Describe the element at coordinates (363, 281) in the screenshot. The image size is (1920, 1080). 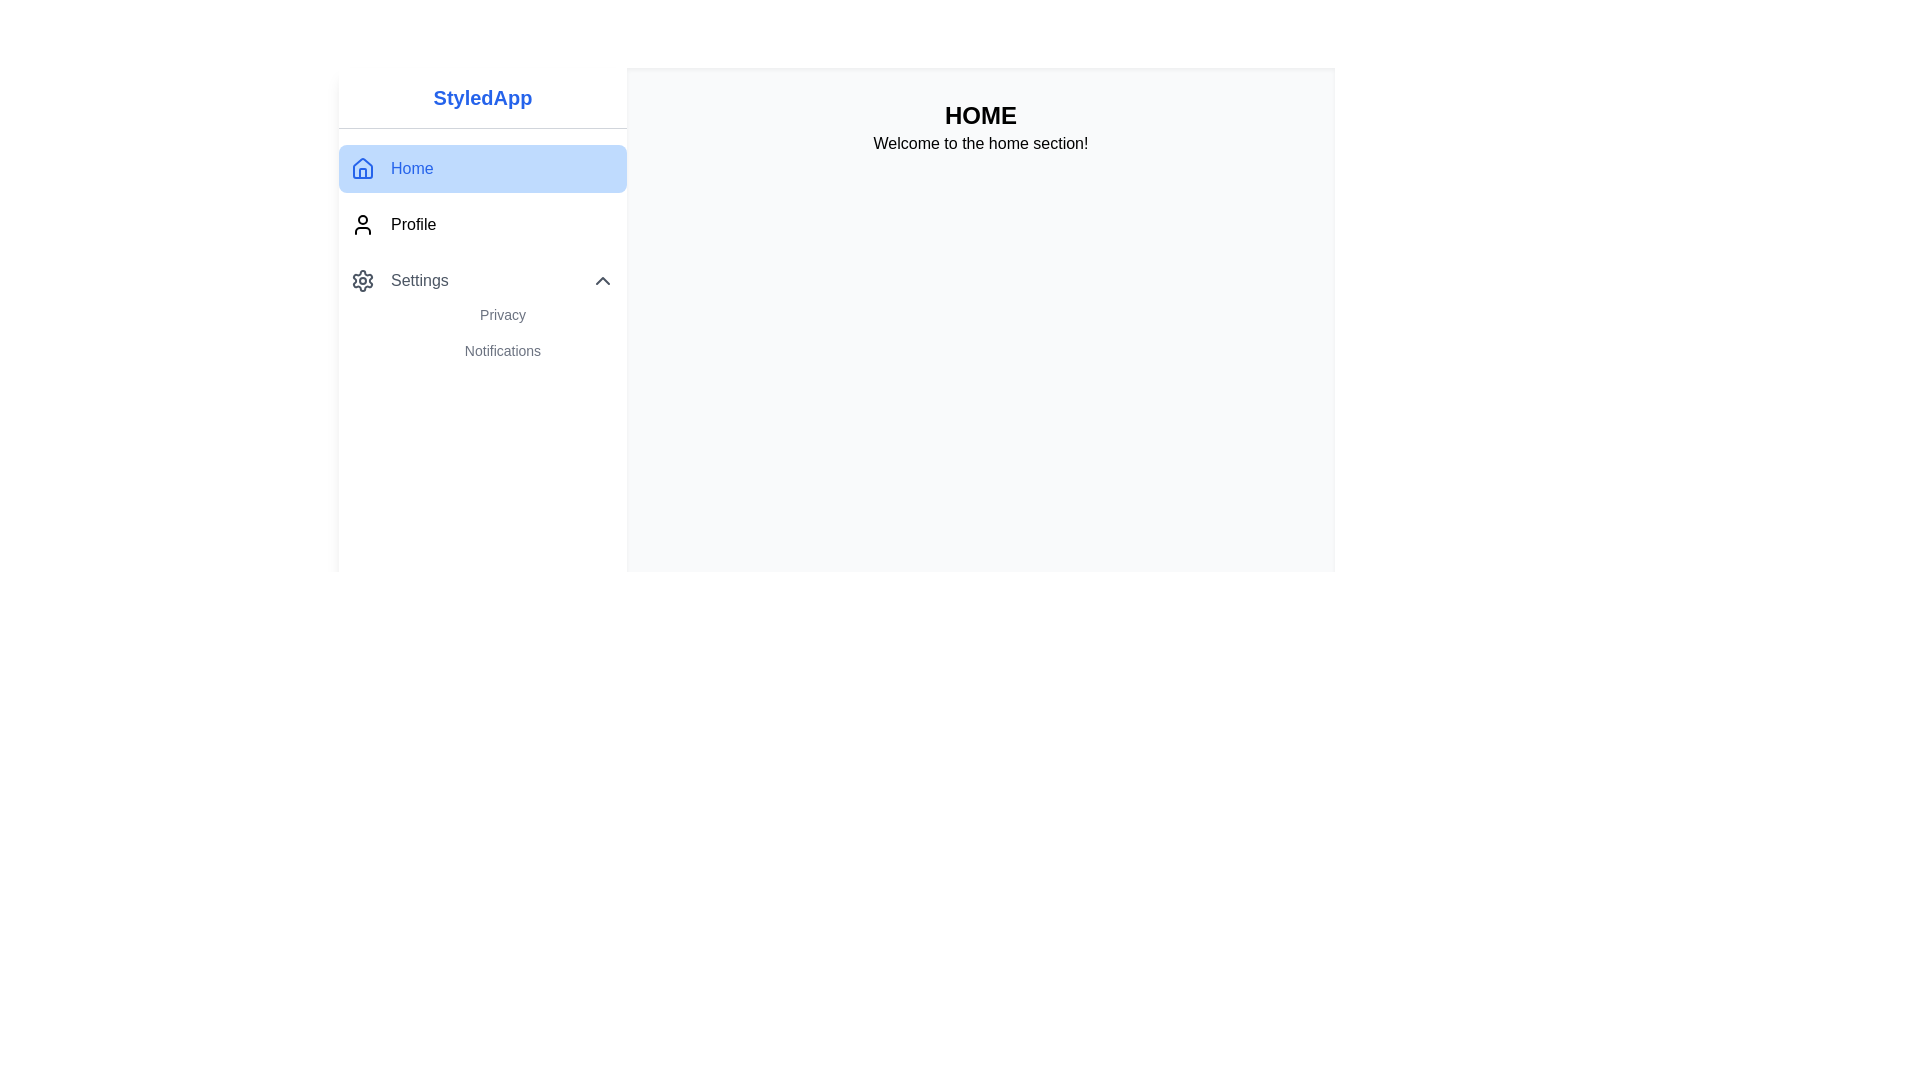
I see `the gear-shaped settings icon located on the vertical navigation sidebar next to the 'Settings' label` at that location.